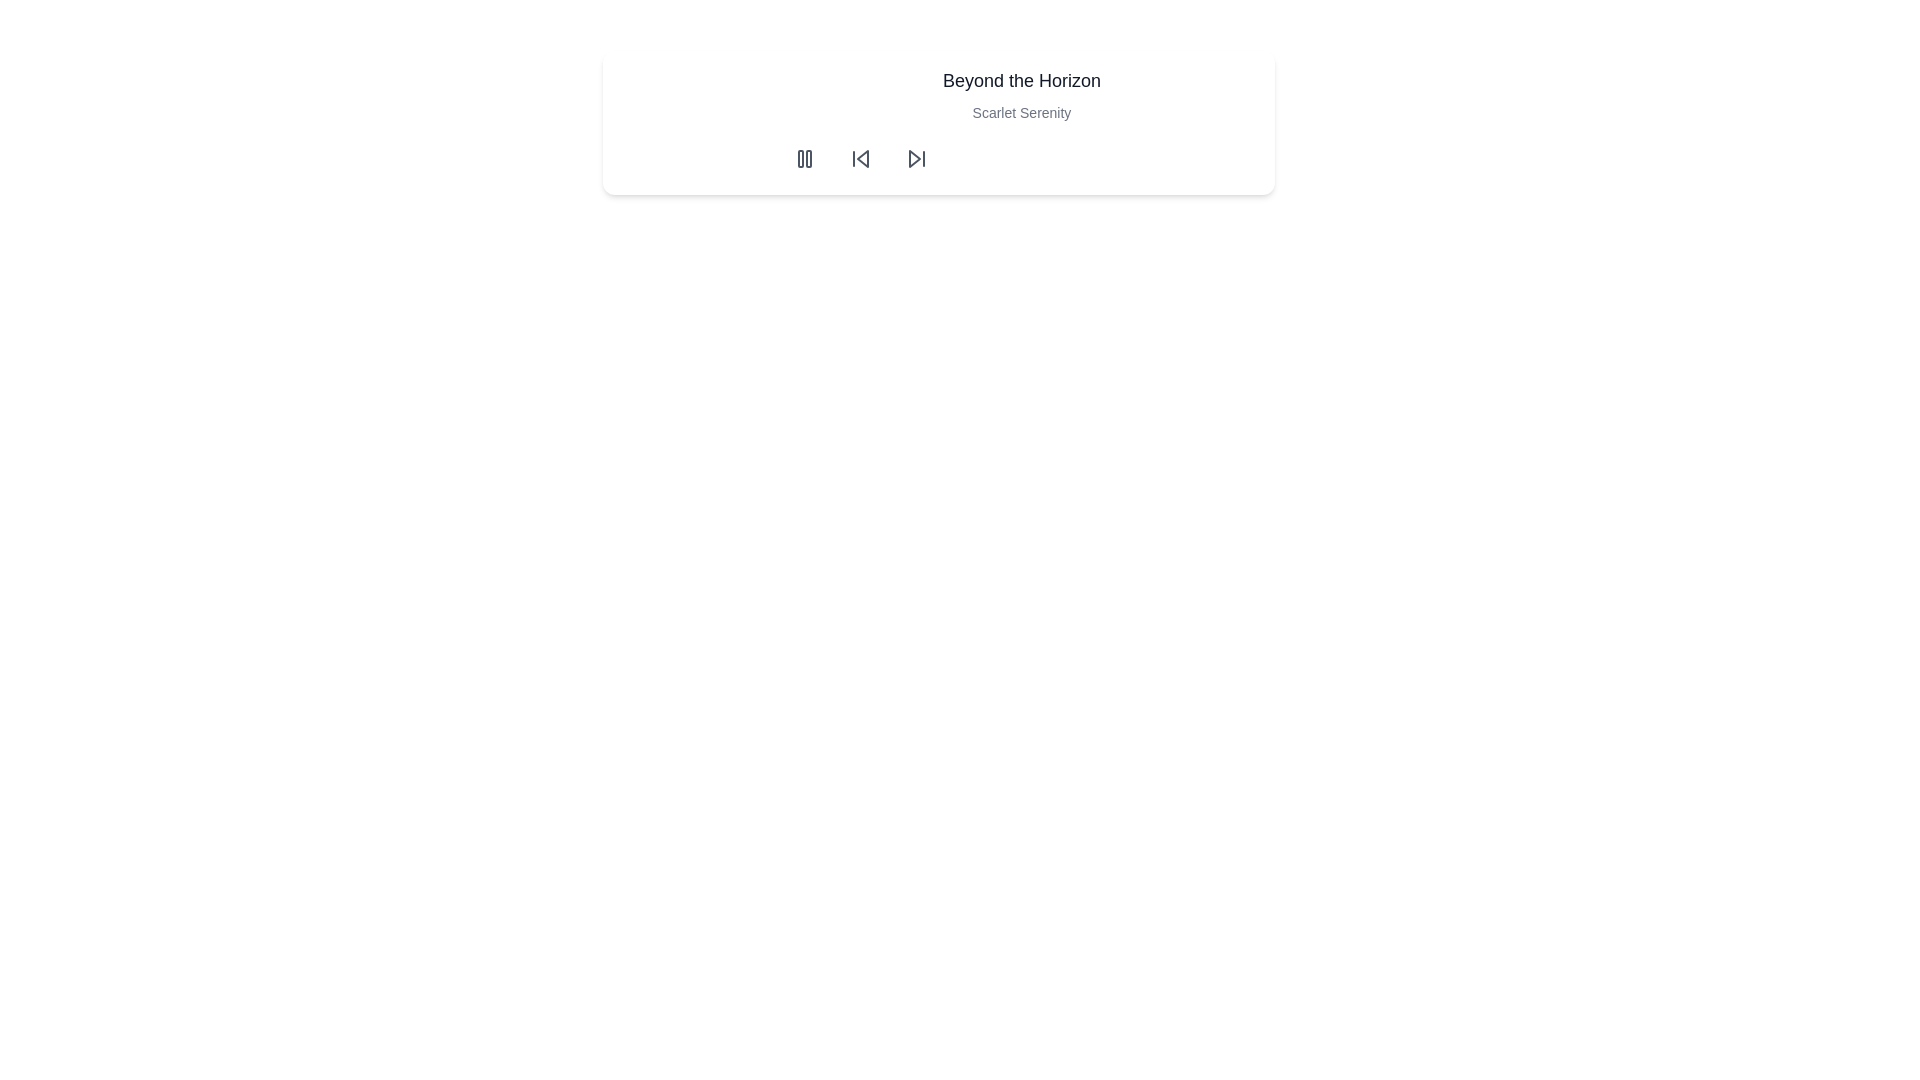  Describe the element at coordinates (1022, 157) in the screenshot. I see `the Control Panel buttons` at that location.